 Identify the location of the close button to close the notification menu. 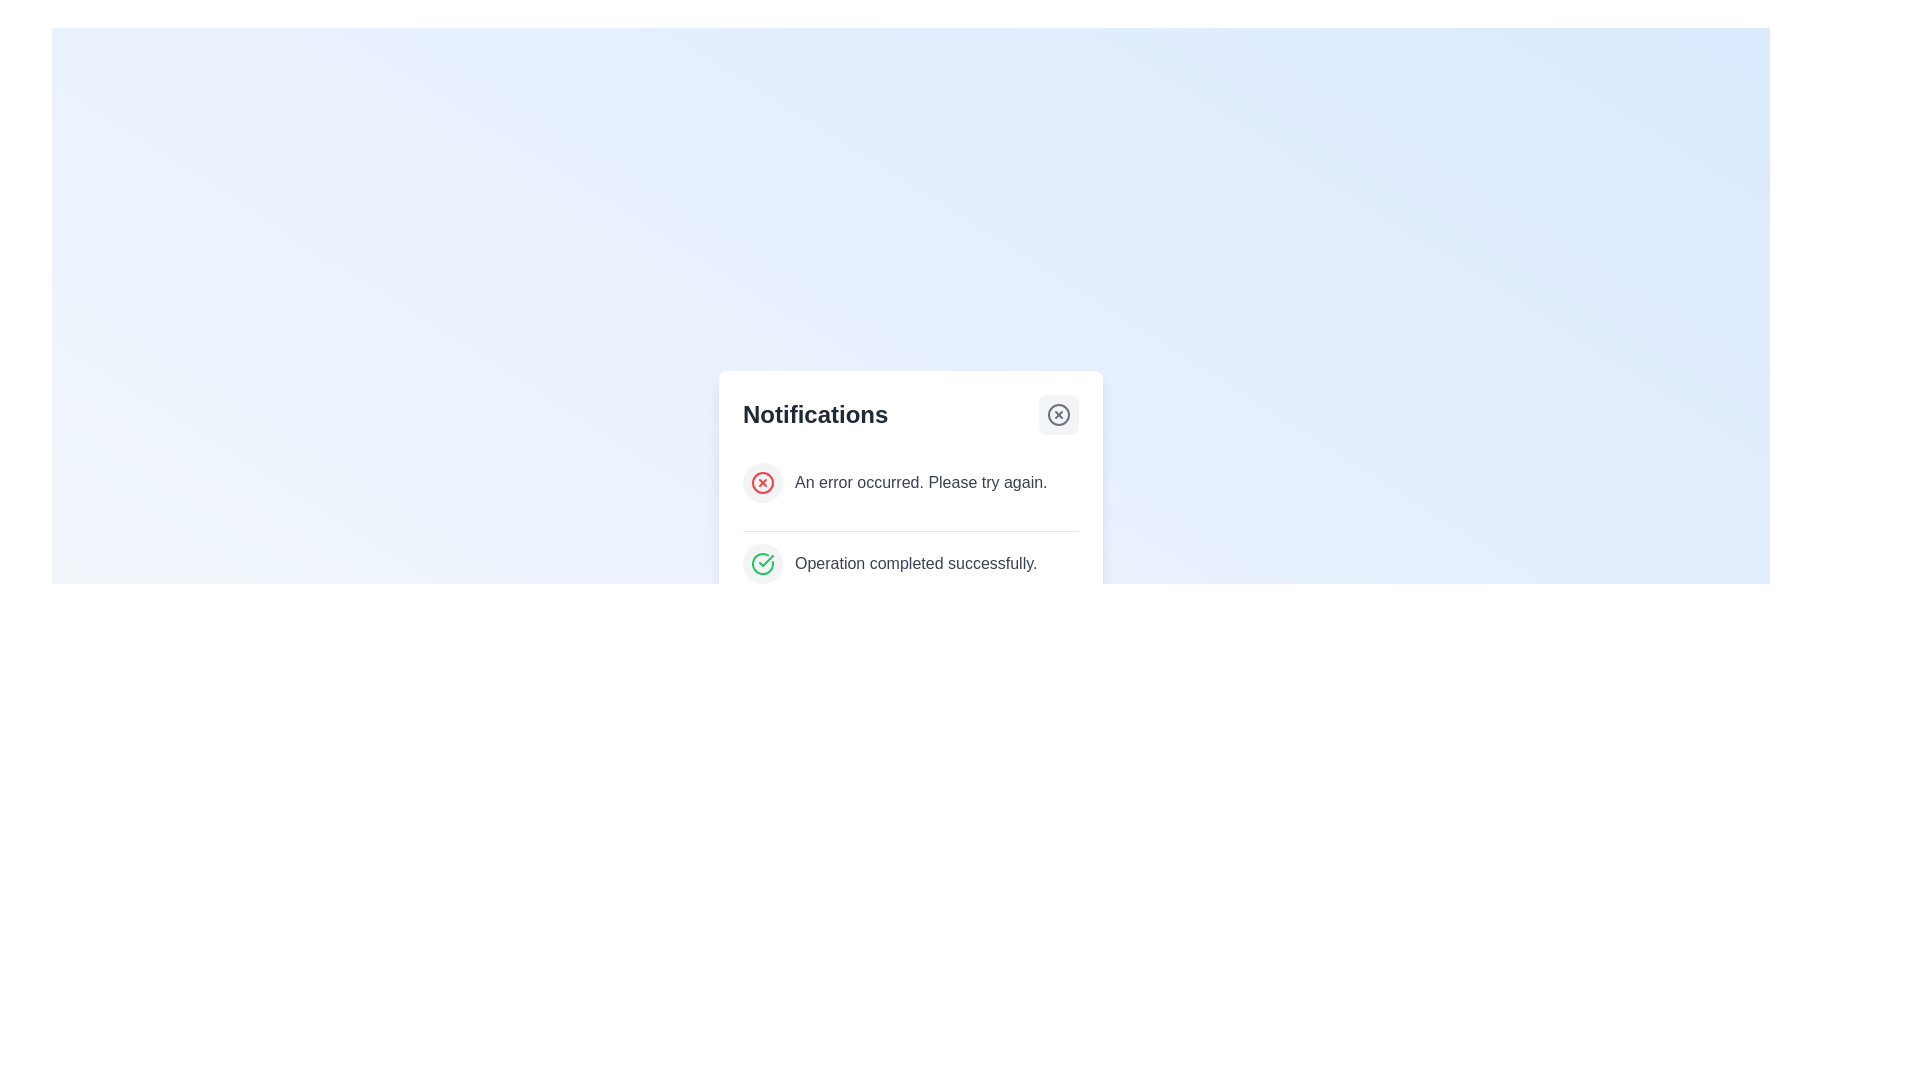
(1058, 414).